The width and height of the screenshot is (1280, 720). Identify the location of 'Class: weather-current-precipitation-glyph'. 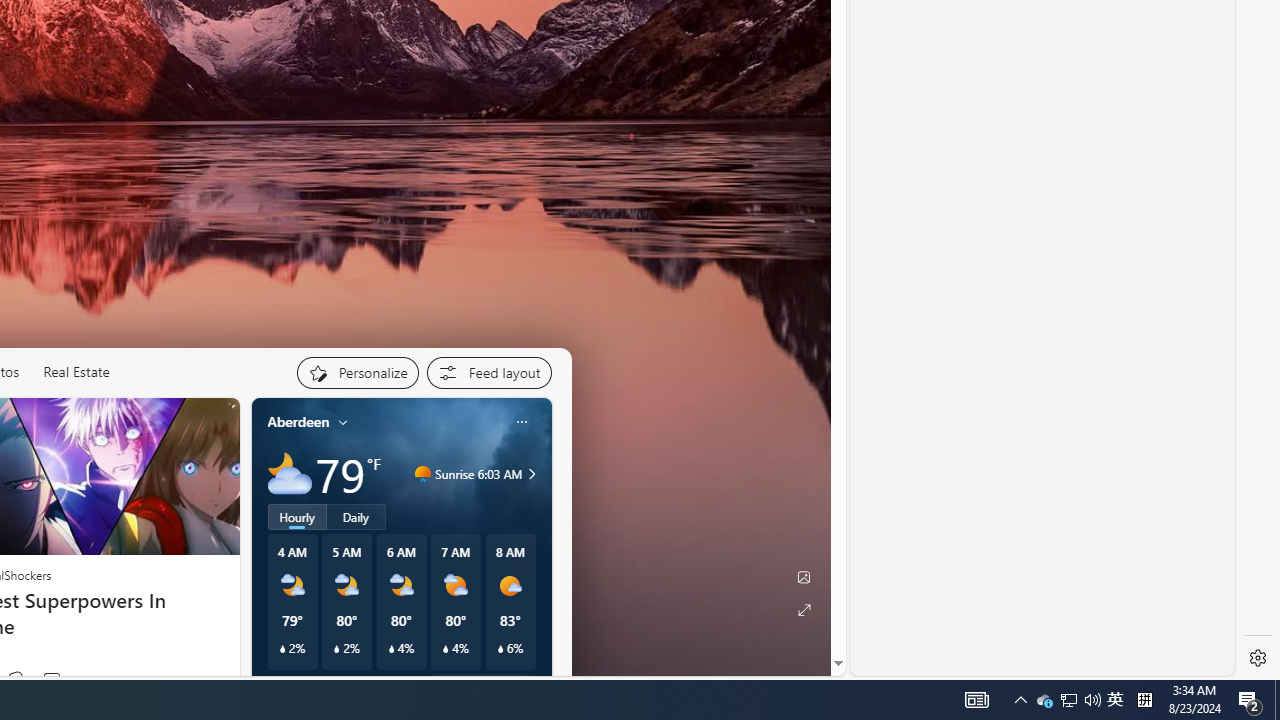
(500, 649).